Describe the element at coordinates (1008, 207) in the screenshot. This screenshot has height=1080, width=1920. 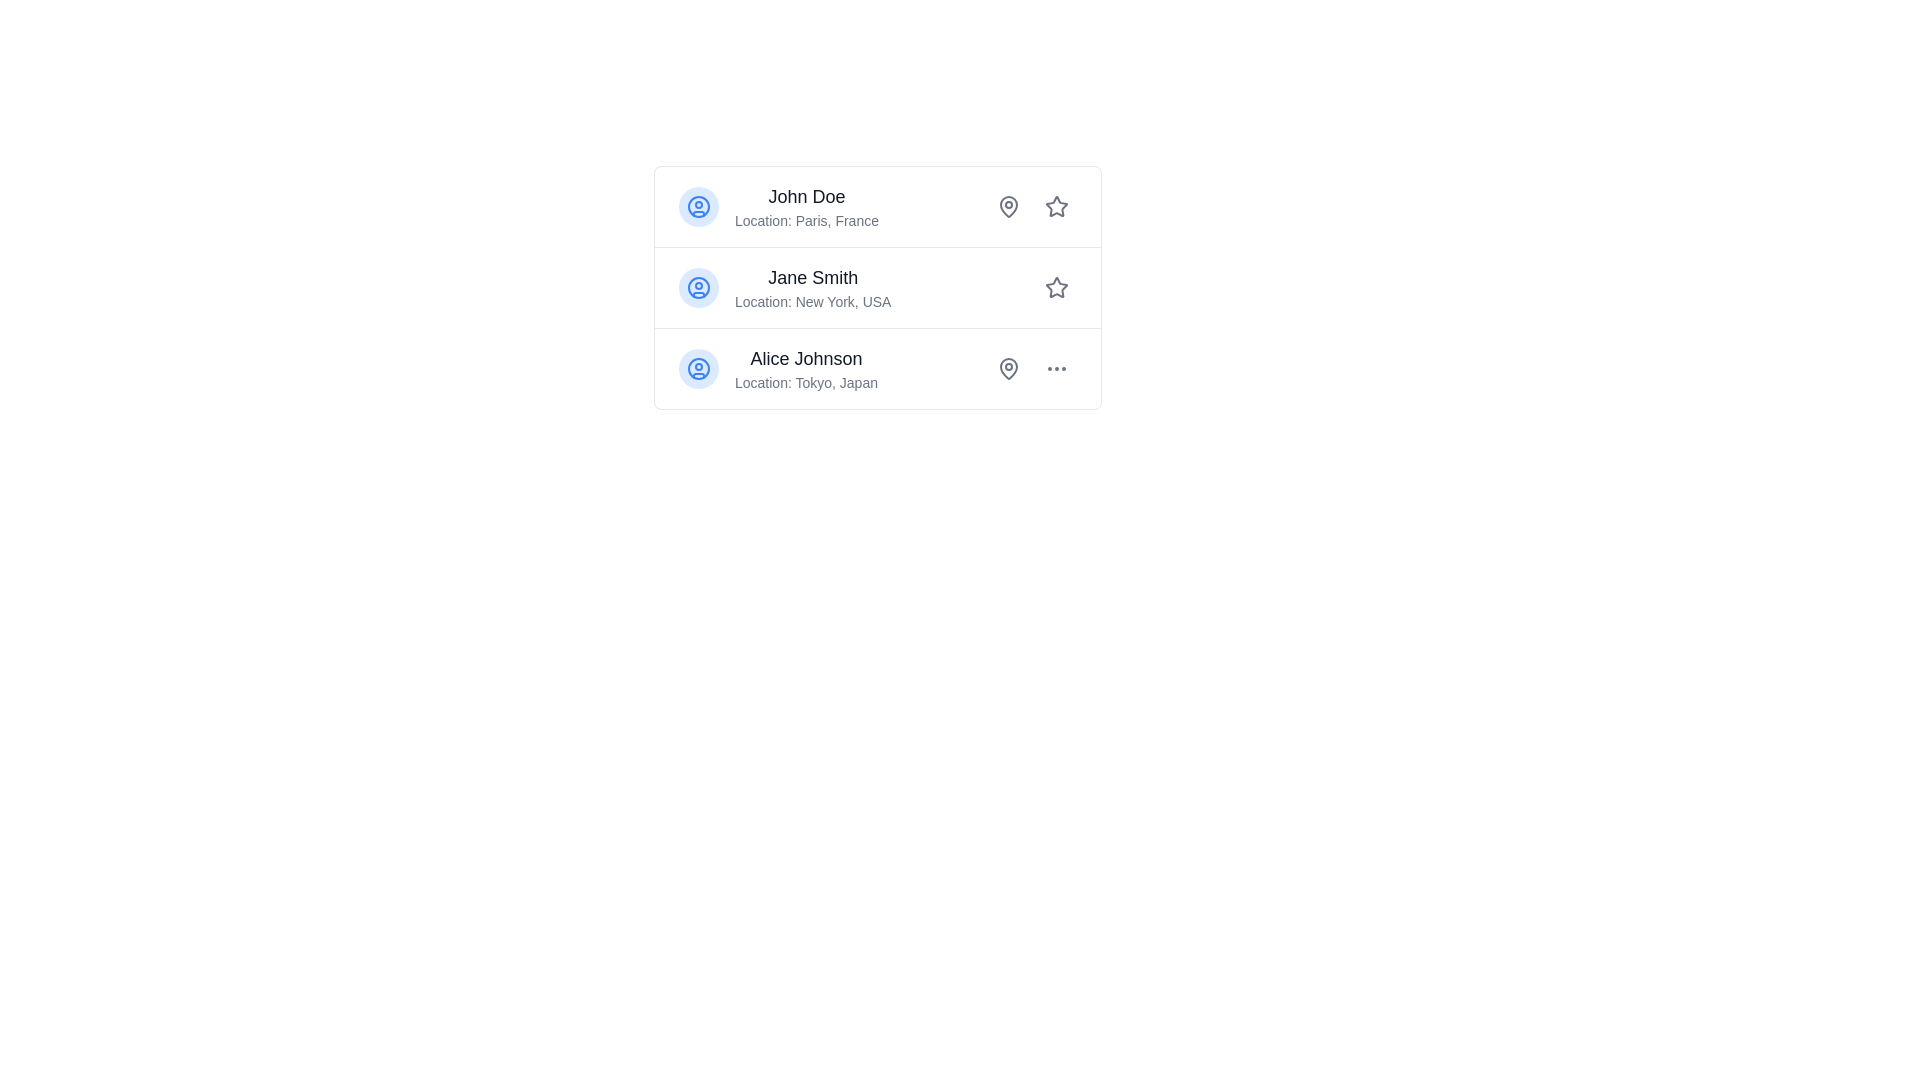
I see `the map pin icon located to the right of the text 'John Doe'` at that location.